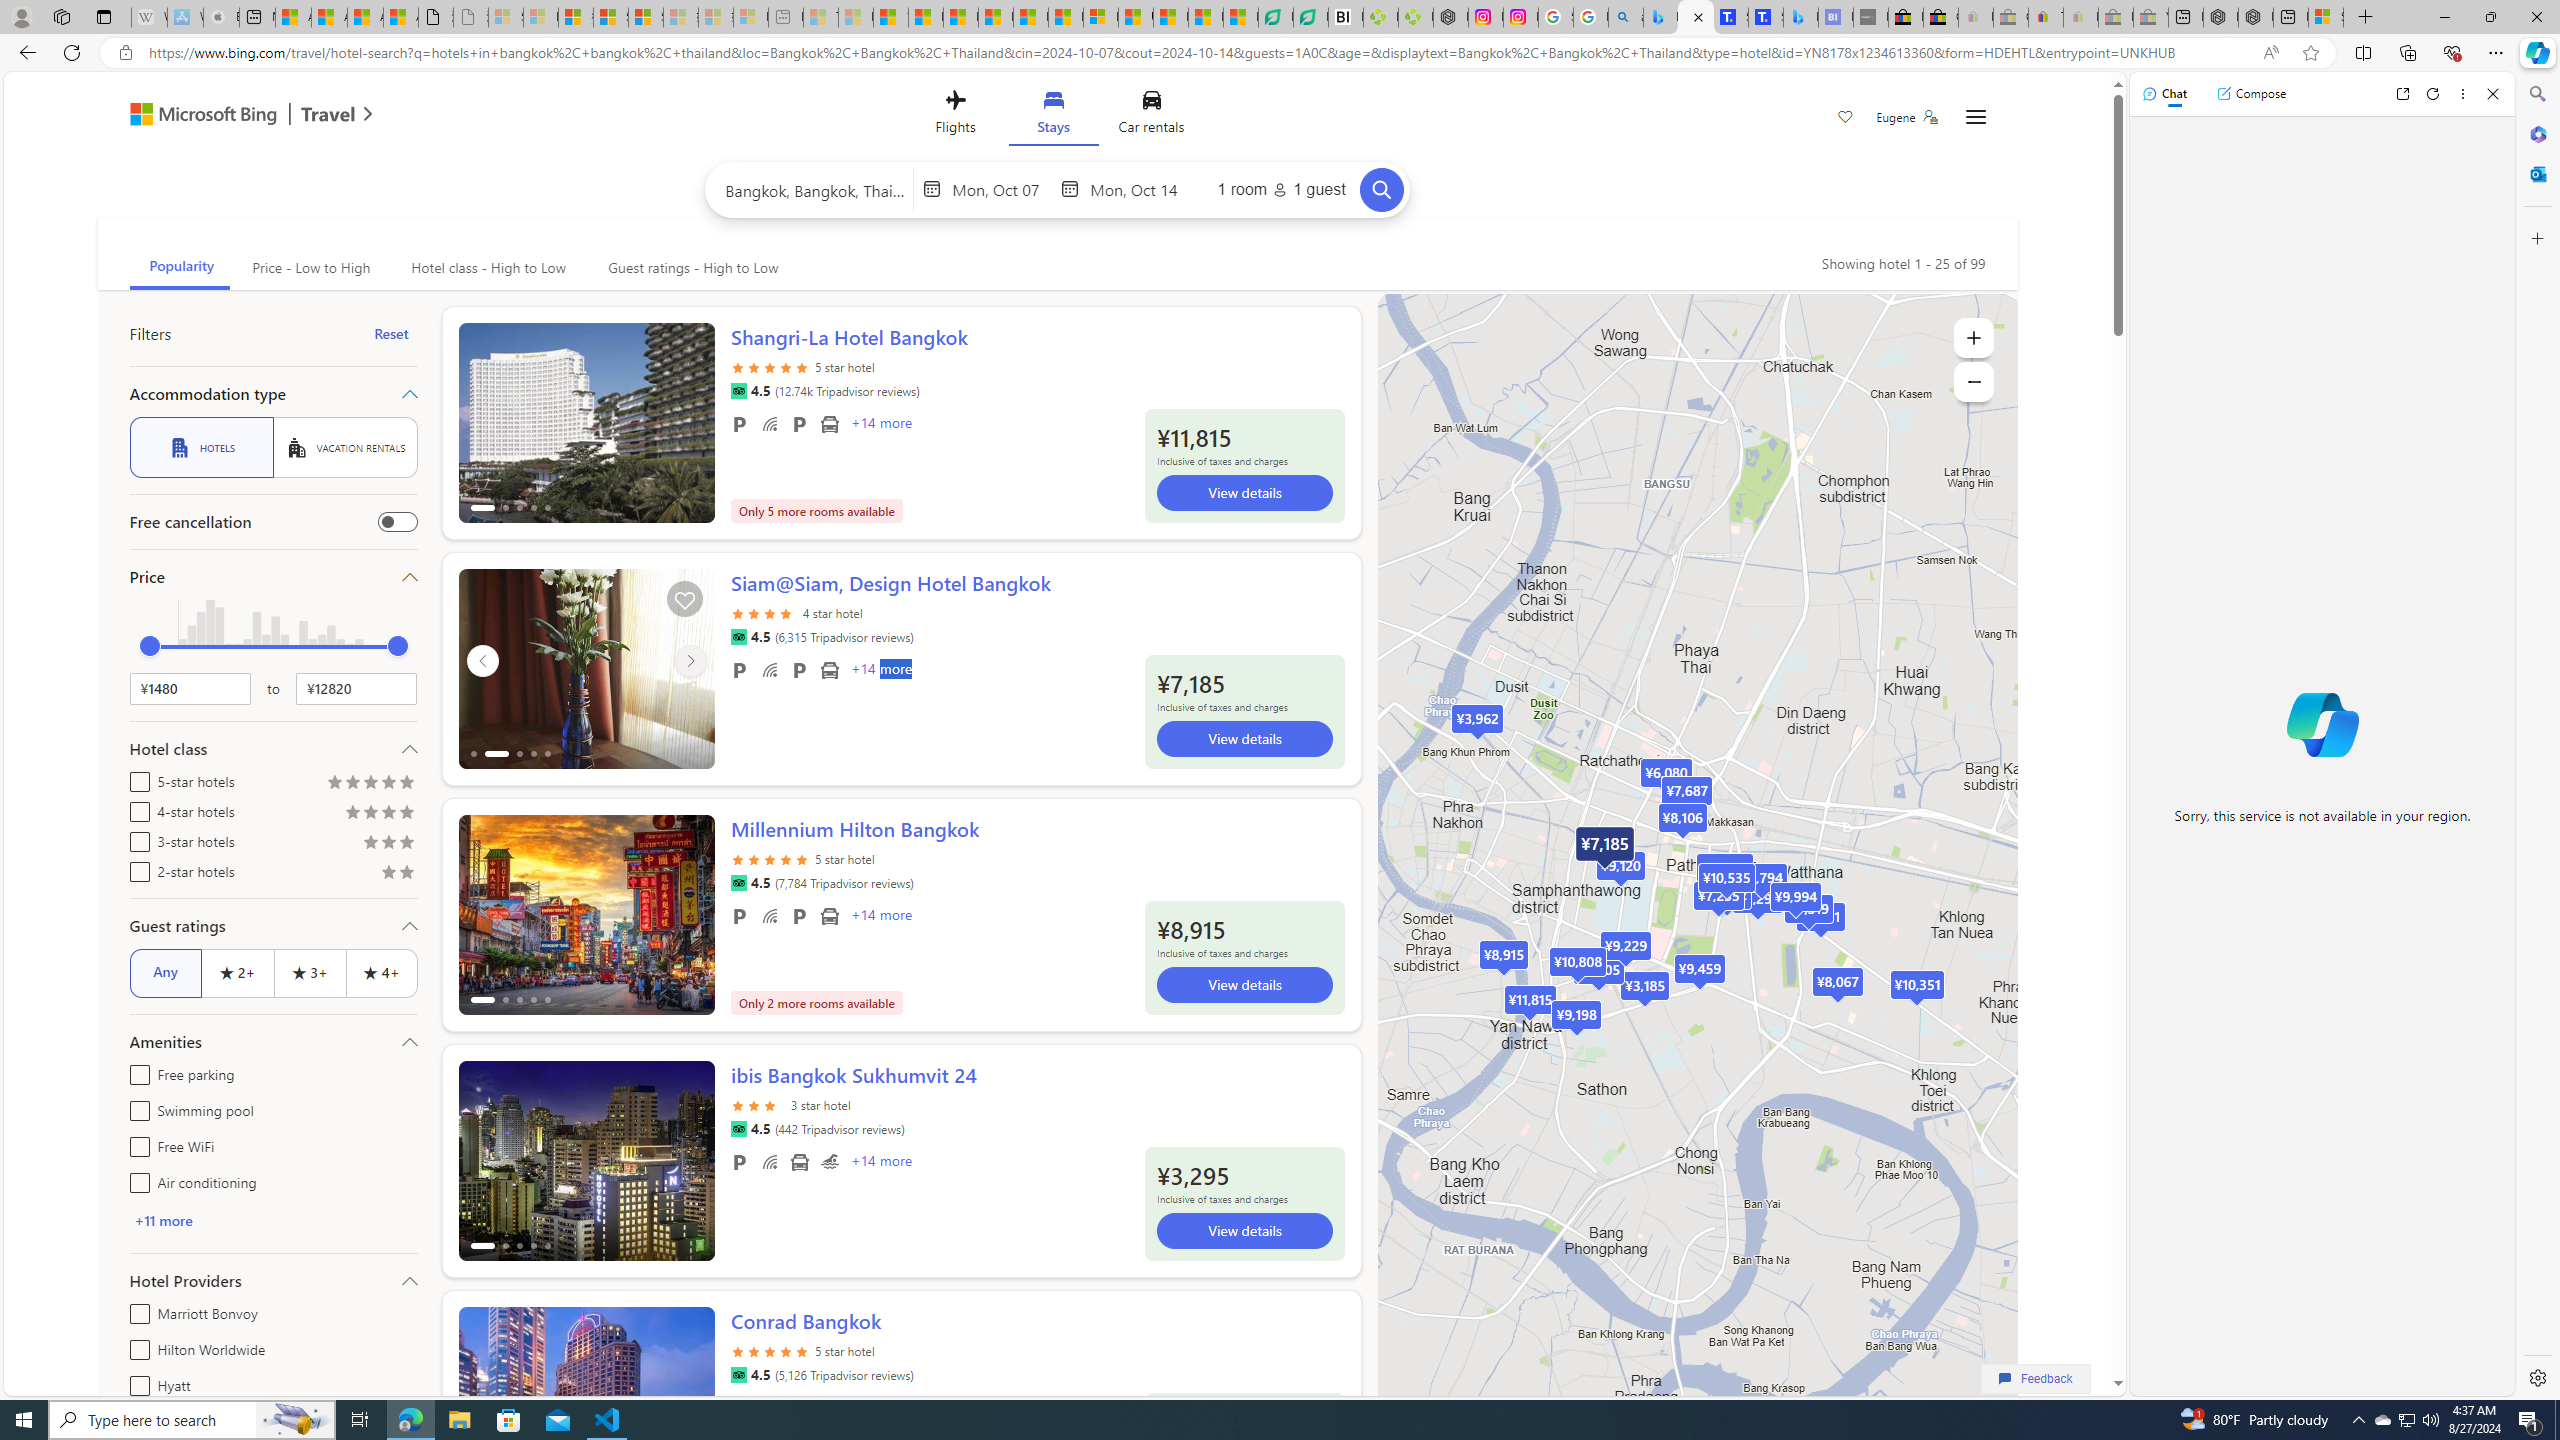 The image size is (2560, 1440). What do you see at coordinates (1972, 380) in the screenshot?
I see `'Zoom out'` at bounding box center [1972, 380].